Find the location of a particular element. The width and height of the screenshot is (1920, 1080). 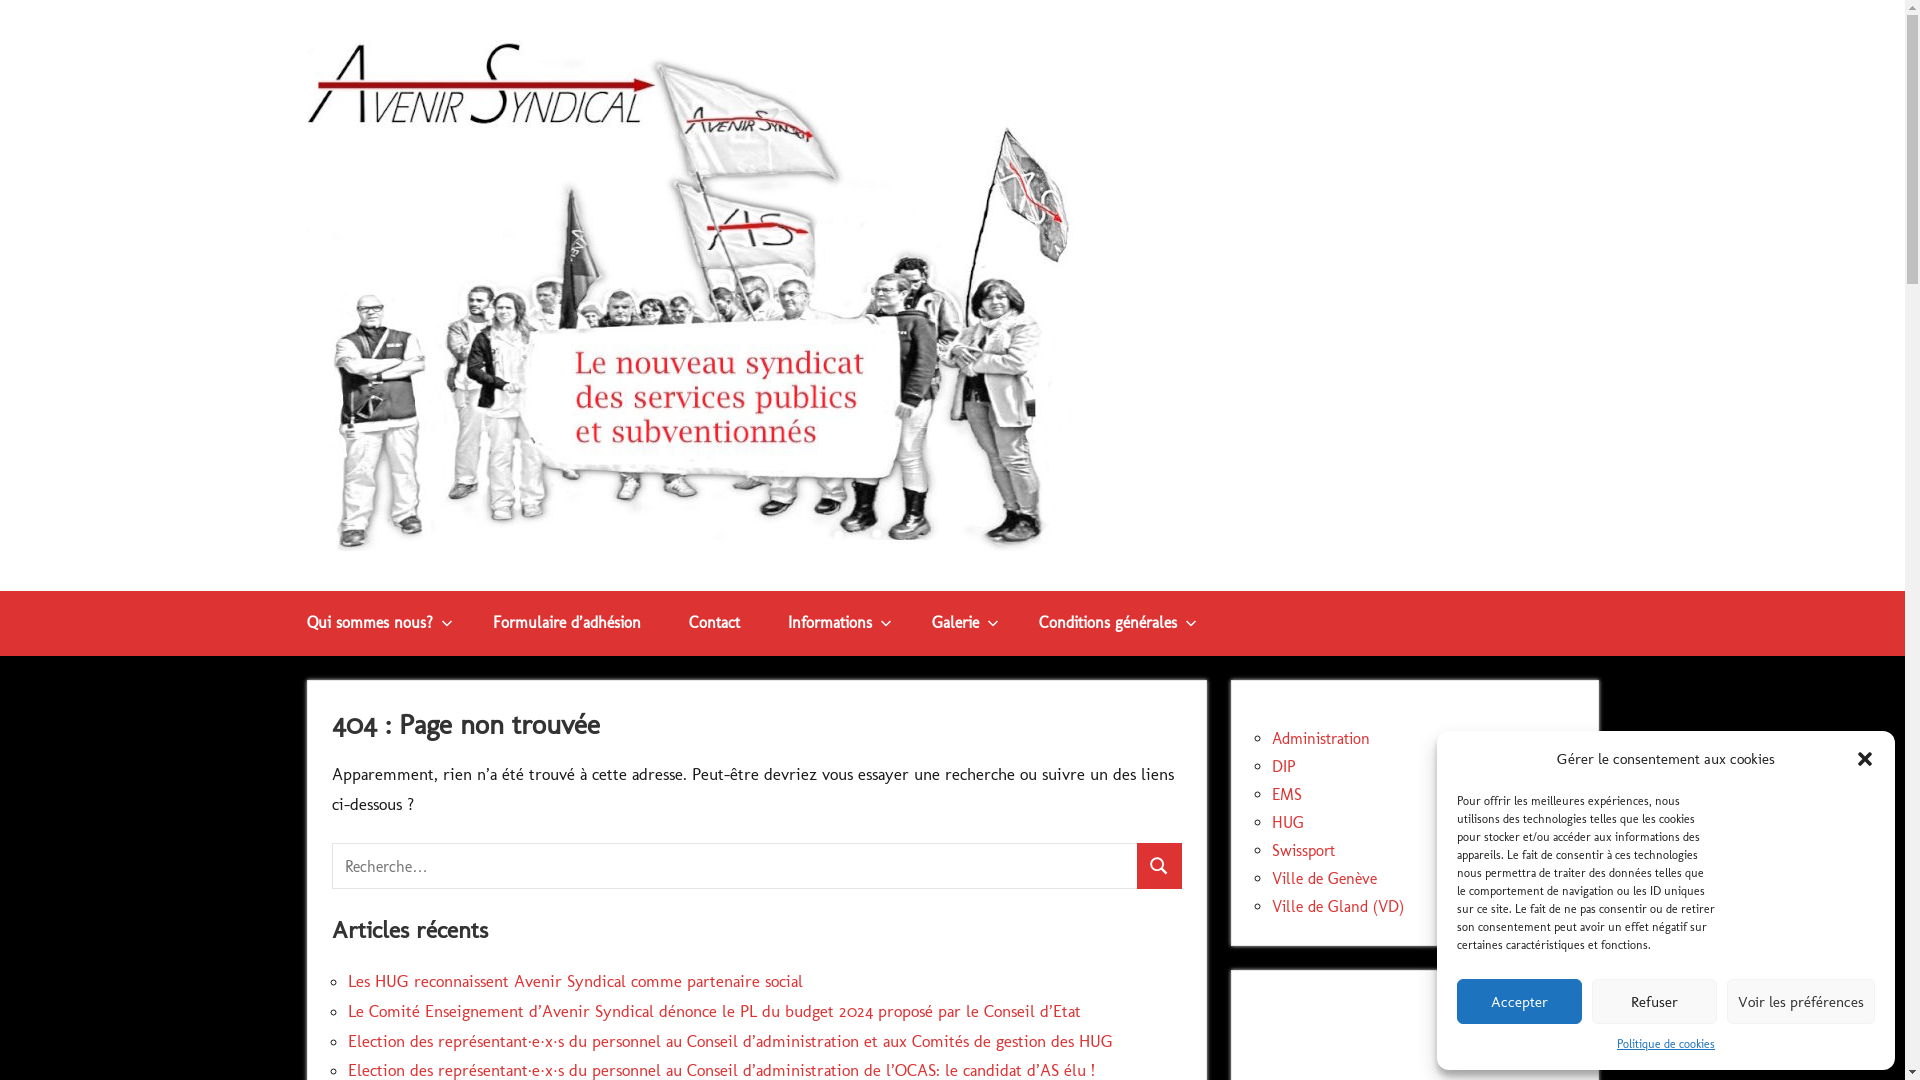

'Administration' is located at coordinates (1320, 738).